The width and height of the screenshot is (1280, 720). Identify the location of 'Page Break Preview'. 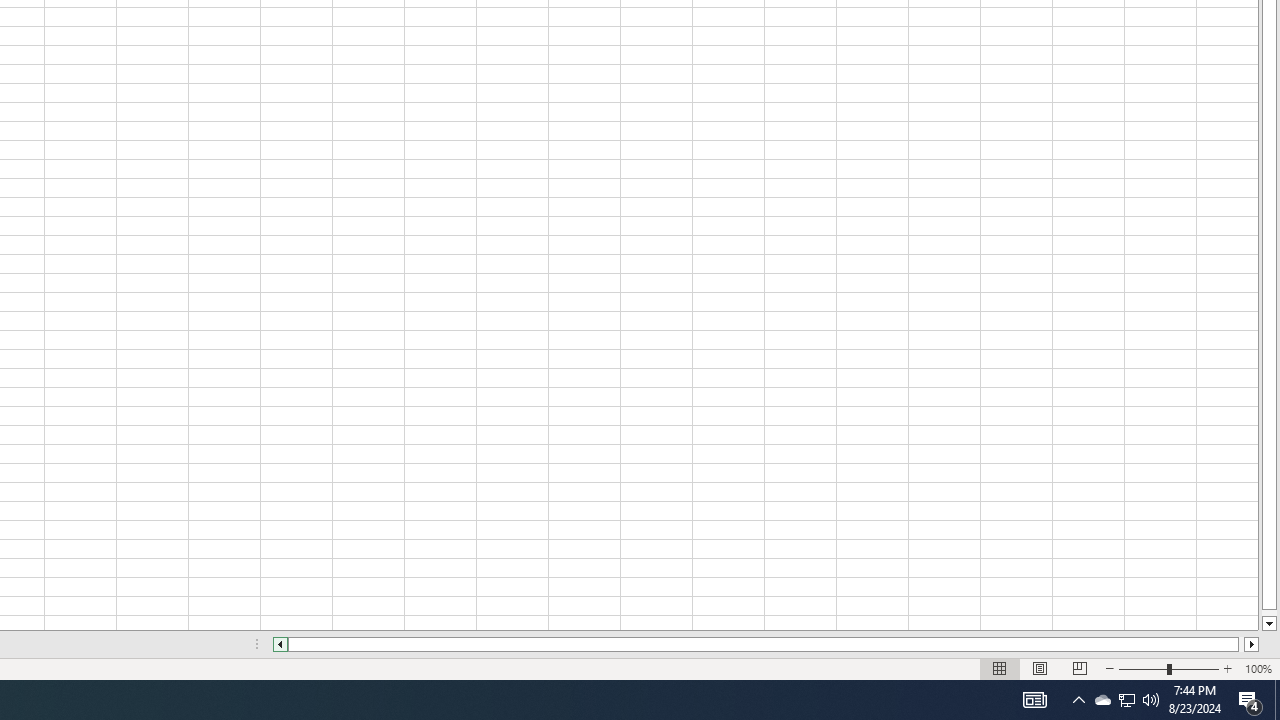
(1078, 669).